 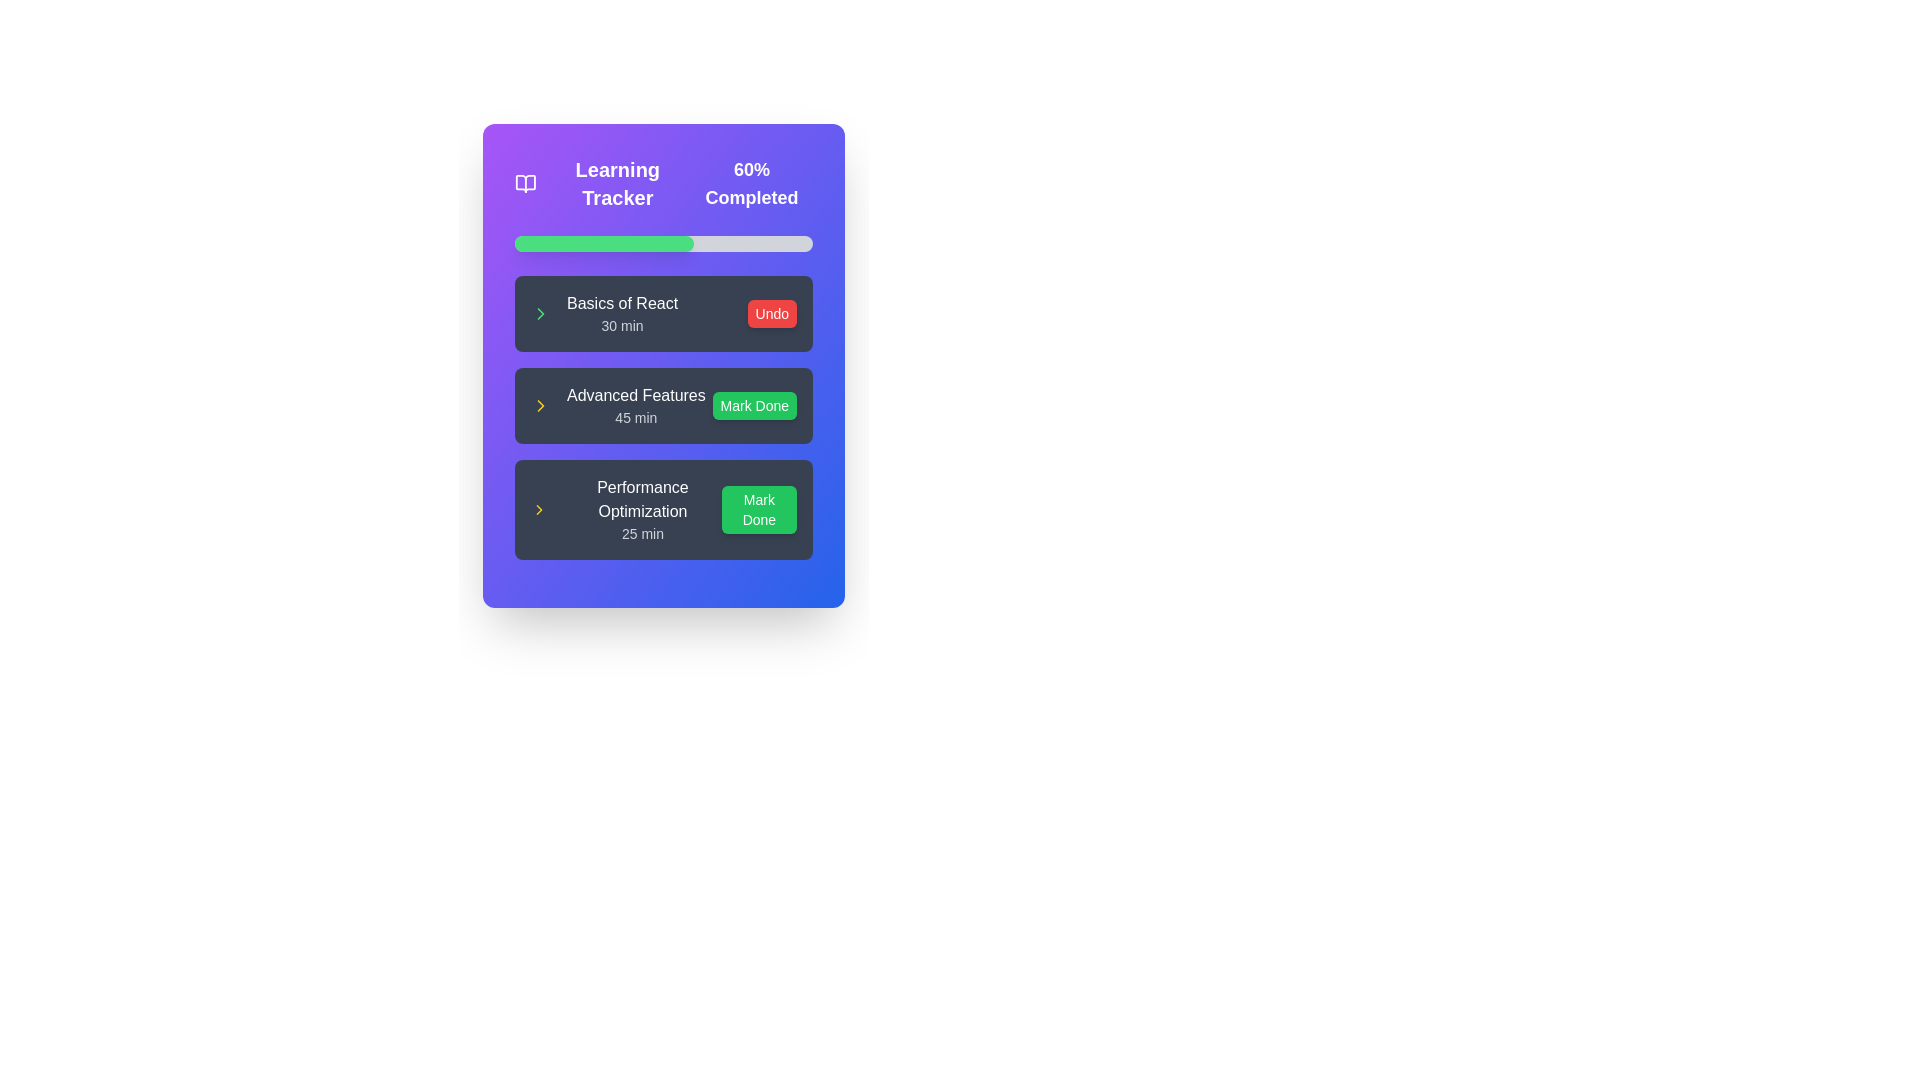 I want to click on the informative label displaying the name and duration of a course or task, located in the topmost card of a vertically stacked card list, adjacent to the 'Undo' button, so click(x=603, y=313).